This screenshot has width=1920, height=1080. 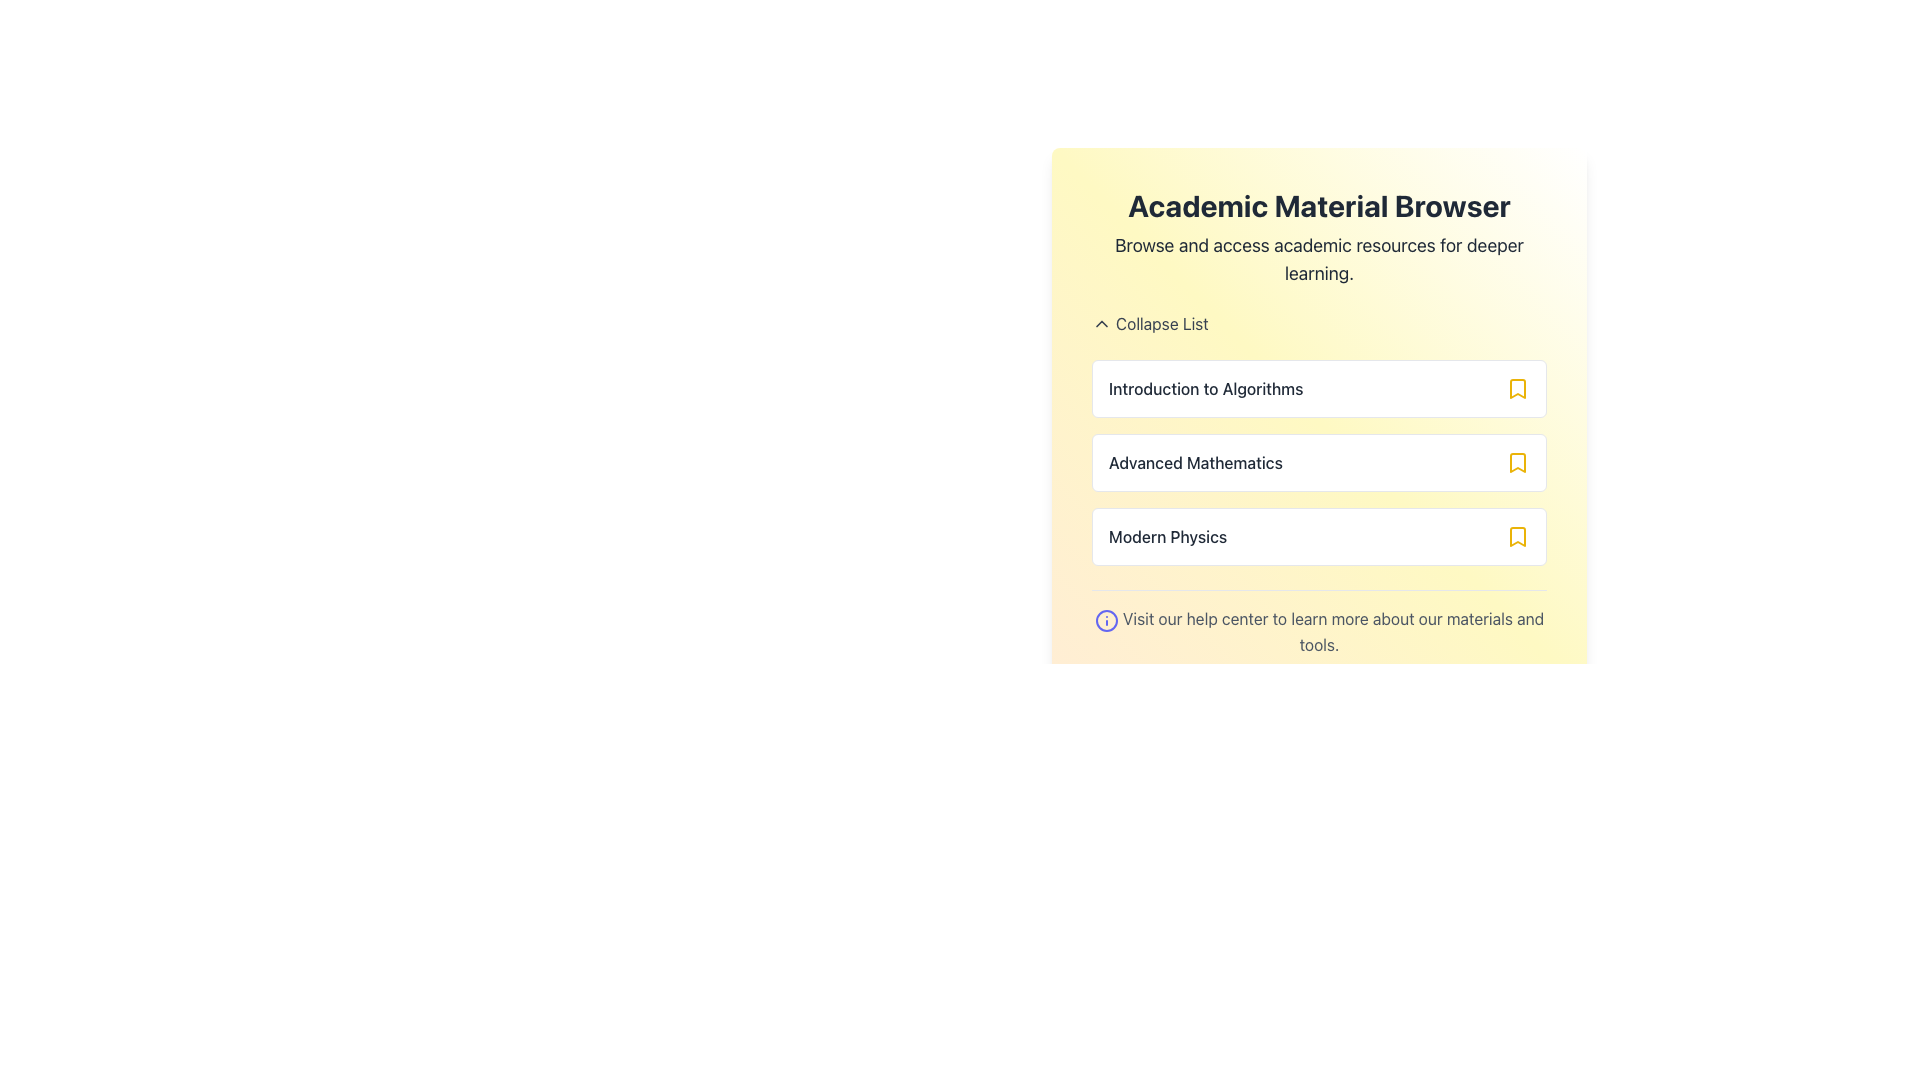 I want to click on the 'Advanced Mathematics' button, which is the second item in the Academic Material Browser list, so click(x=1319, y=462).